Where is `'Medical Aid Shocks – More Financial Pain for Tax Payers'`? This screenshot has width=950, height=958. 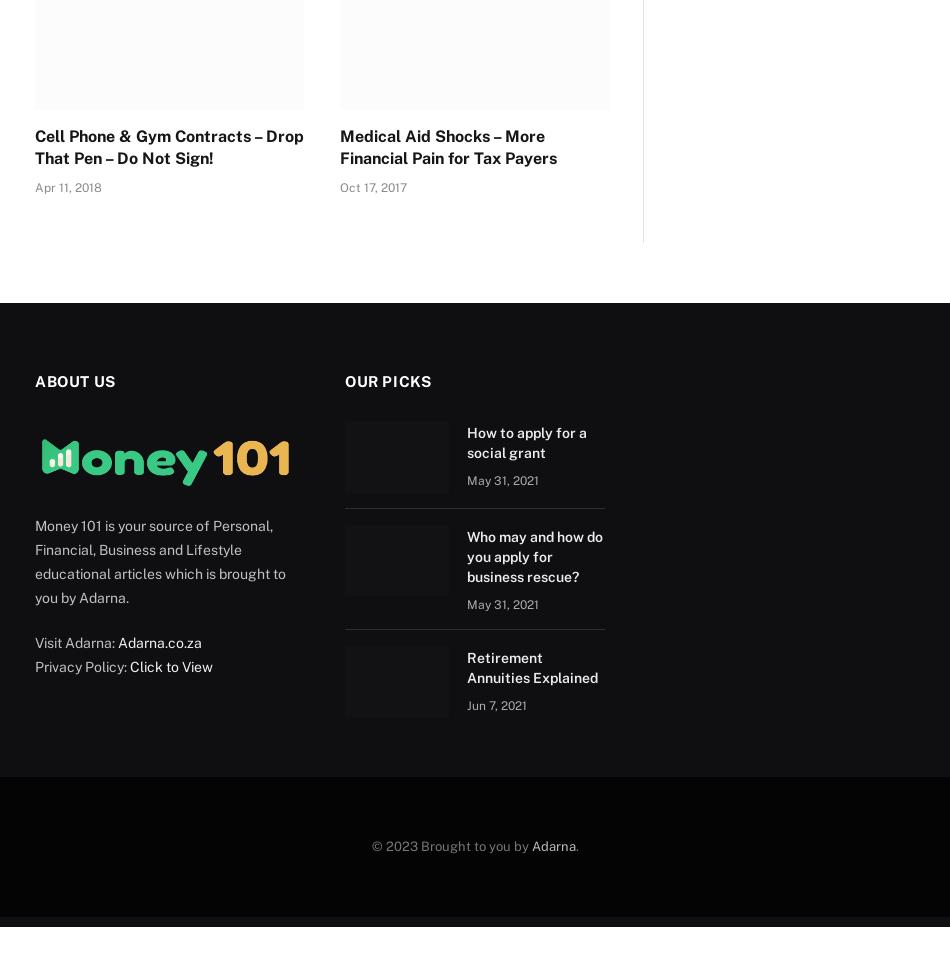 'Medical Aid Shocks – More Financial Pain for Tax Payers' is located at coordinates (447, 146).